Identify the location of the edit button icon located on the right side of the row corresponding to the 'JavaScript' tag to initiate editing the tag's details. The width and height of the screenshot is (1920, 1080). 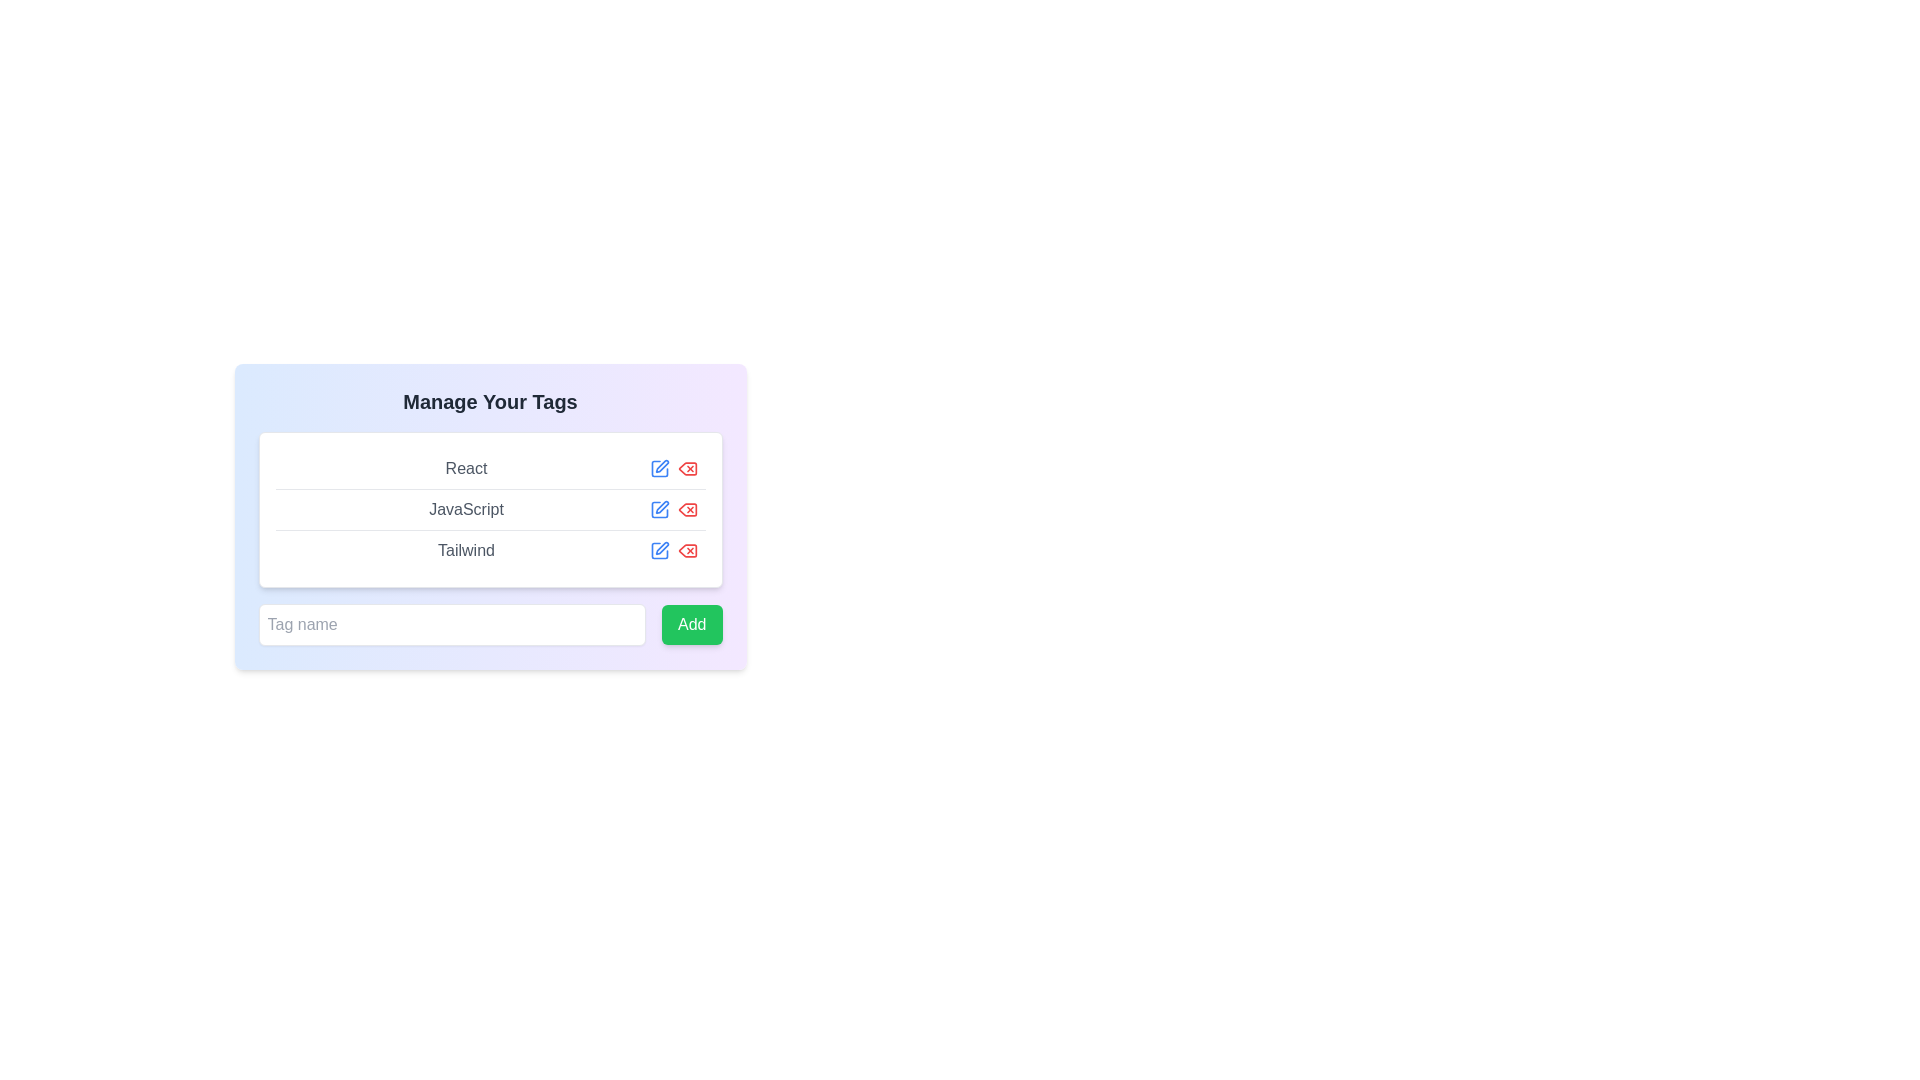
(659, 508).